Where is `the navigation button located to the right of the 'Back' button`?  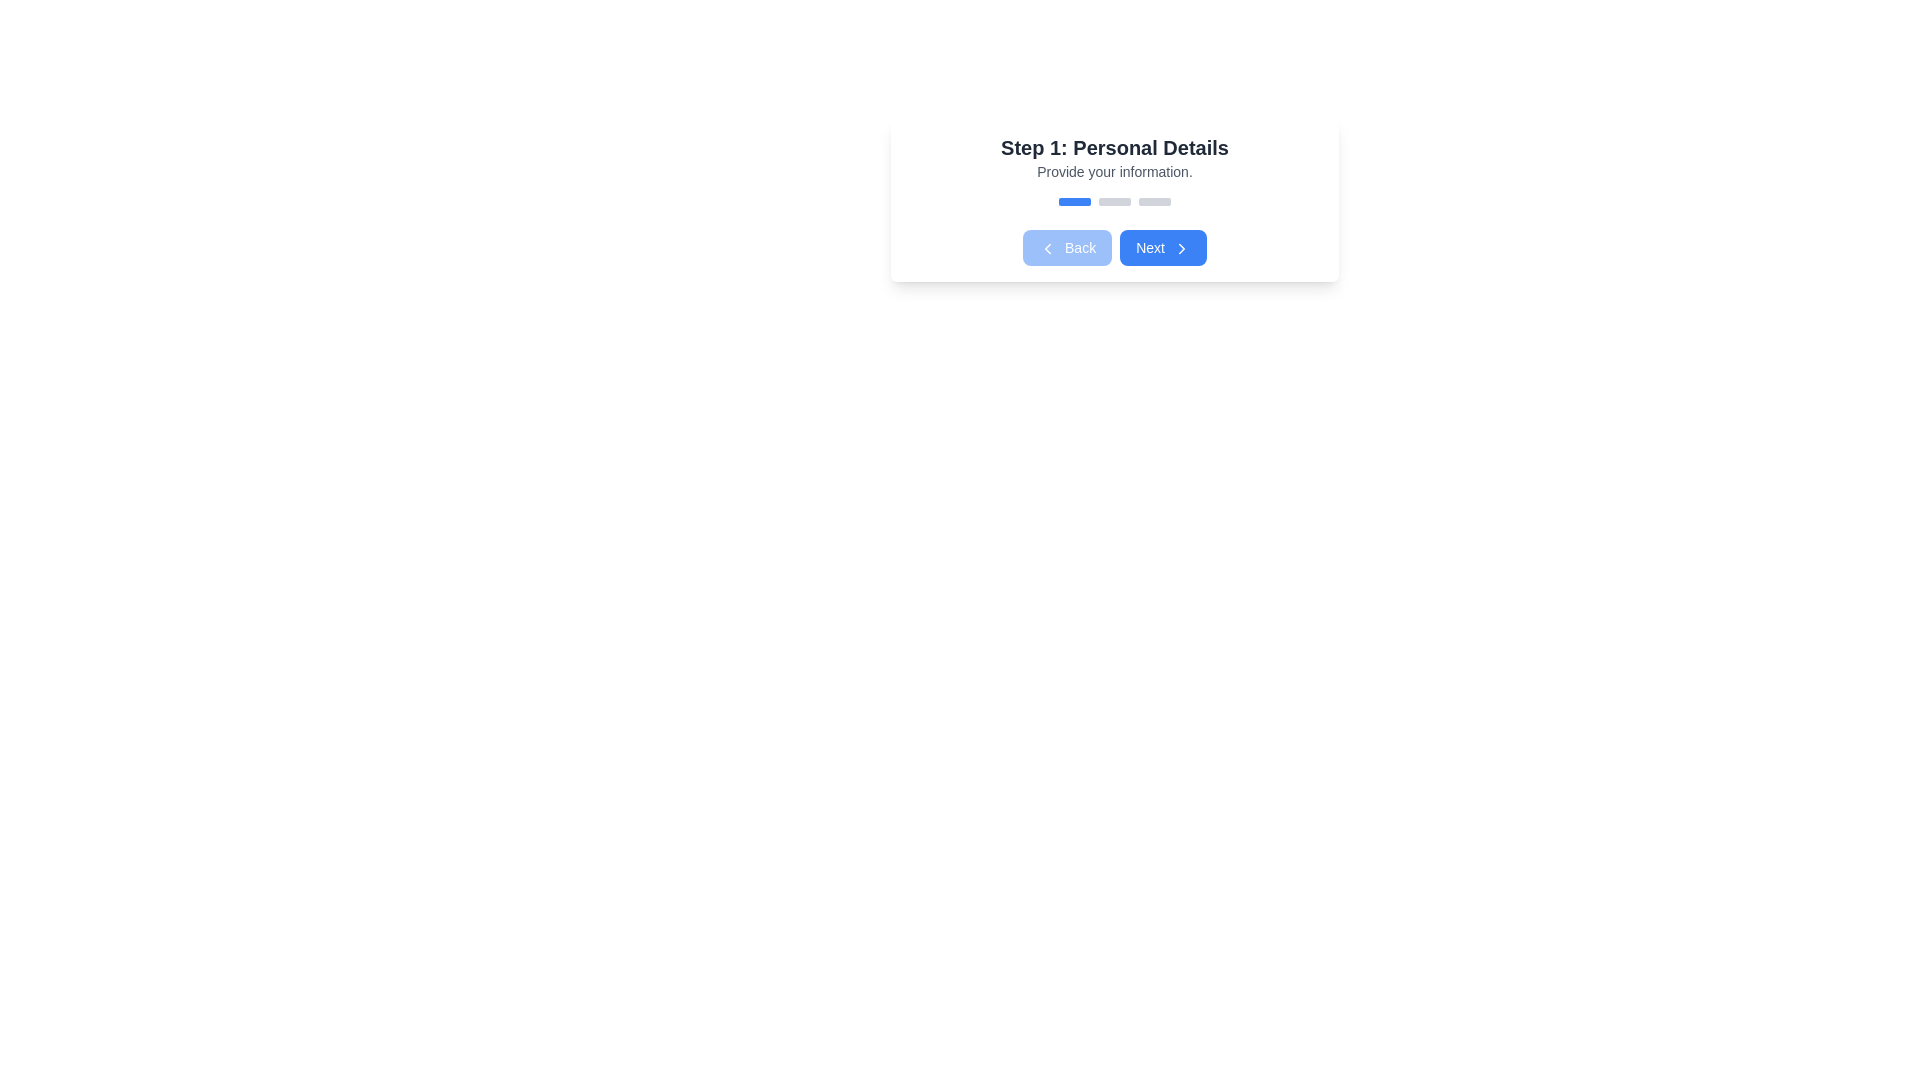 the navigation button located to the right of the 'Back' button is located at coordinates (1163, 247).